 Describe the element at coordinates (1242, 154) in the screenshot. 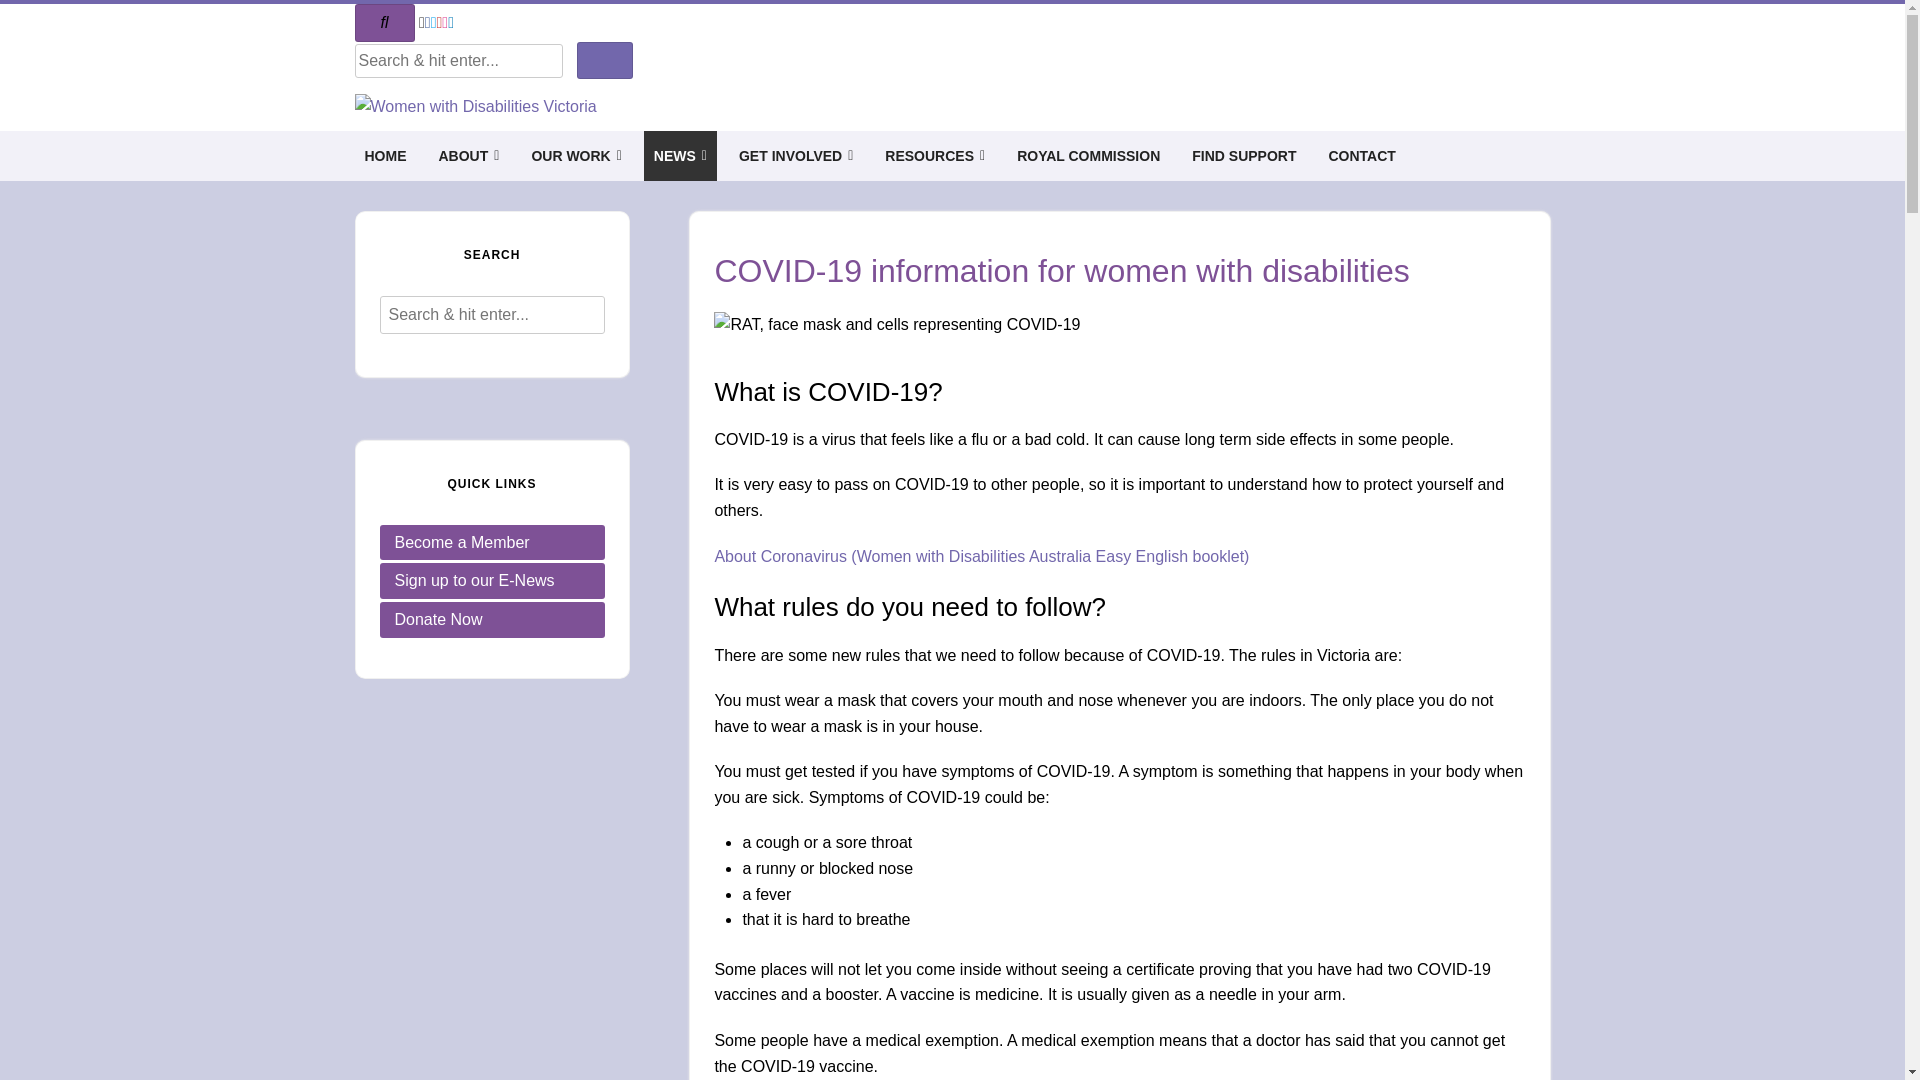

I see `'FIND SUPPORT'` at that location.